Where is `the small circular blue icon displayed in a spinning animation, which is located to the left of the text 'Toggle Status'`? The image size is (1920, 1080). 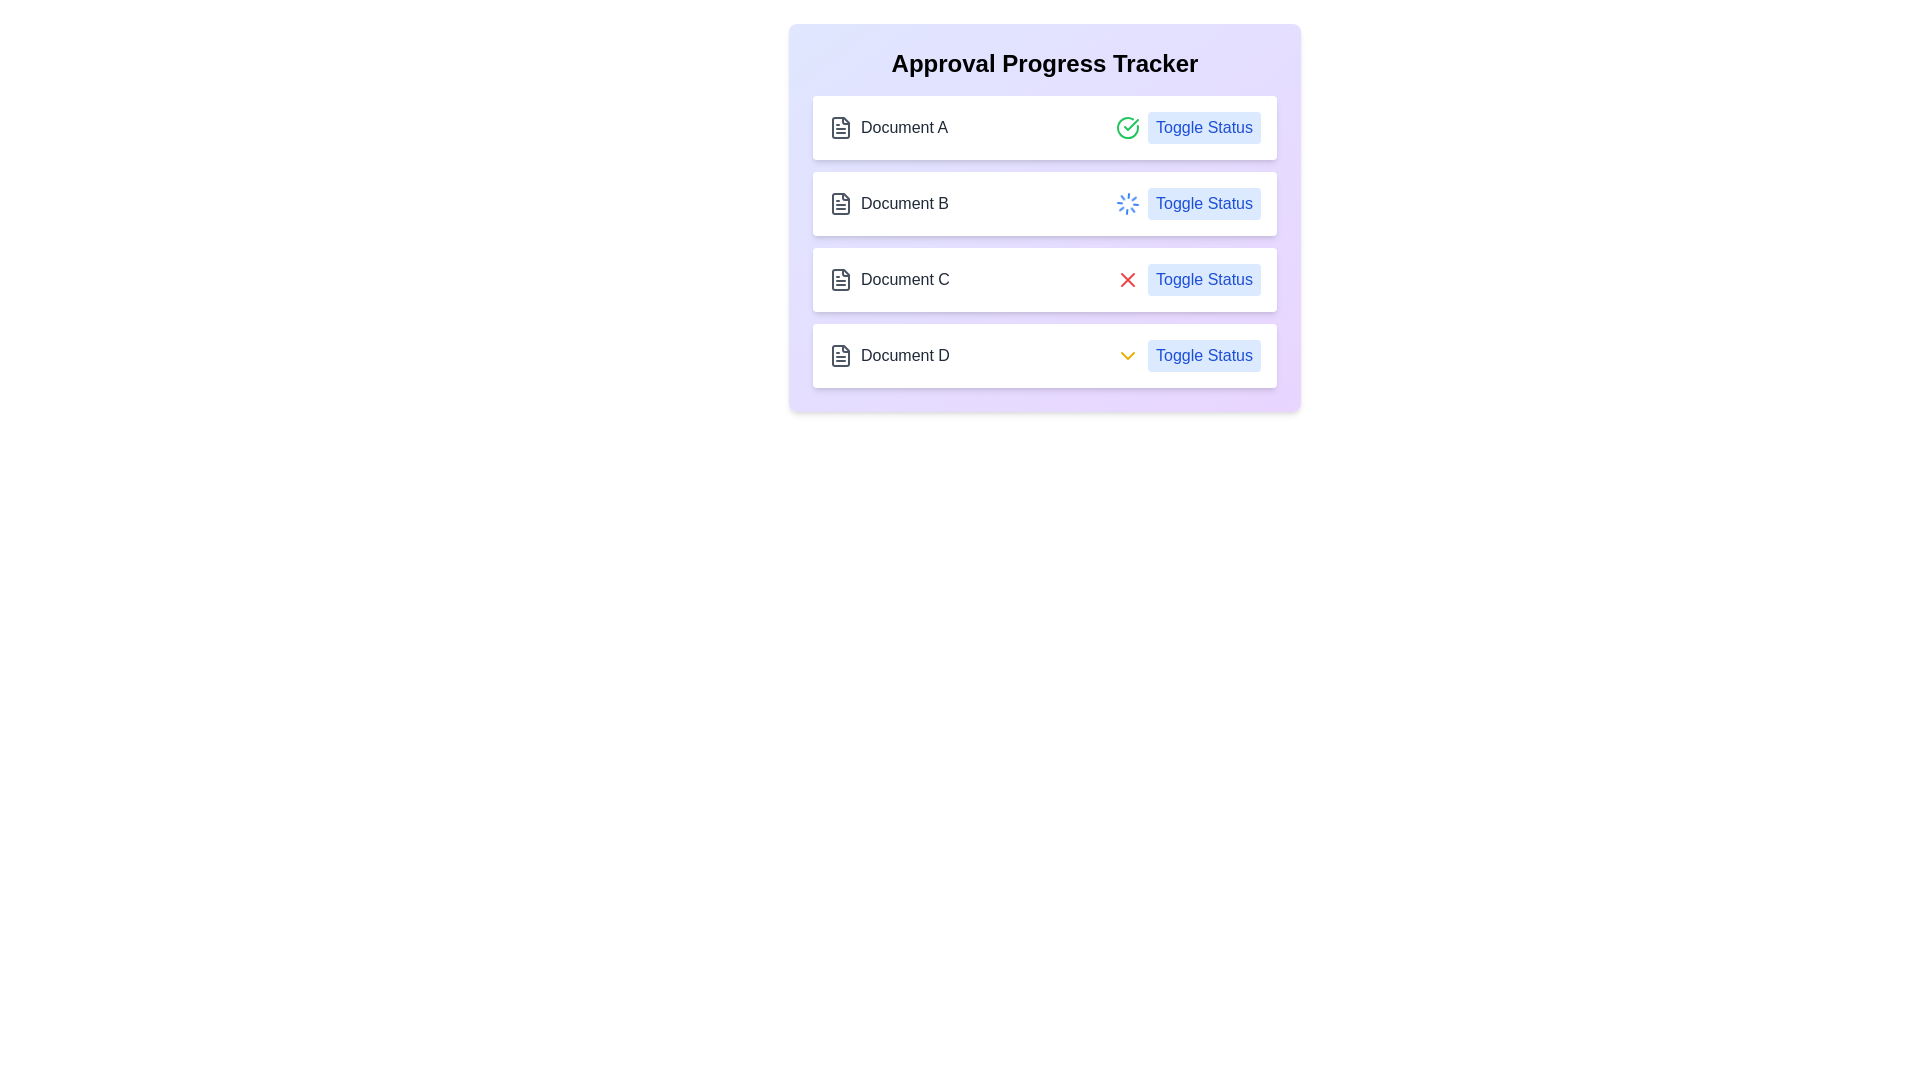 the small circular blue icon displayed in a spinning animation, which is located to the left of the text 'Toggle Status' is located at coordinates (1128, 204).